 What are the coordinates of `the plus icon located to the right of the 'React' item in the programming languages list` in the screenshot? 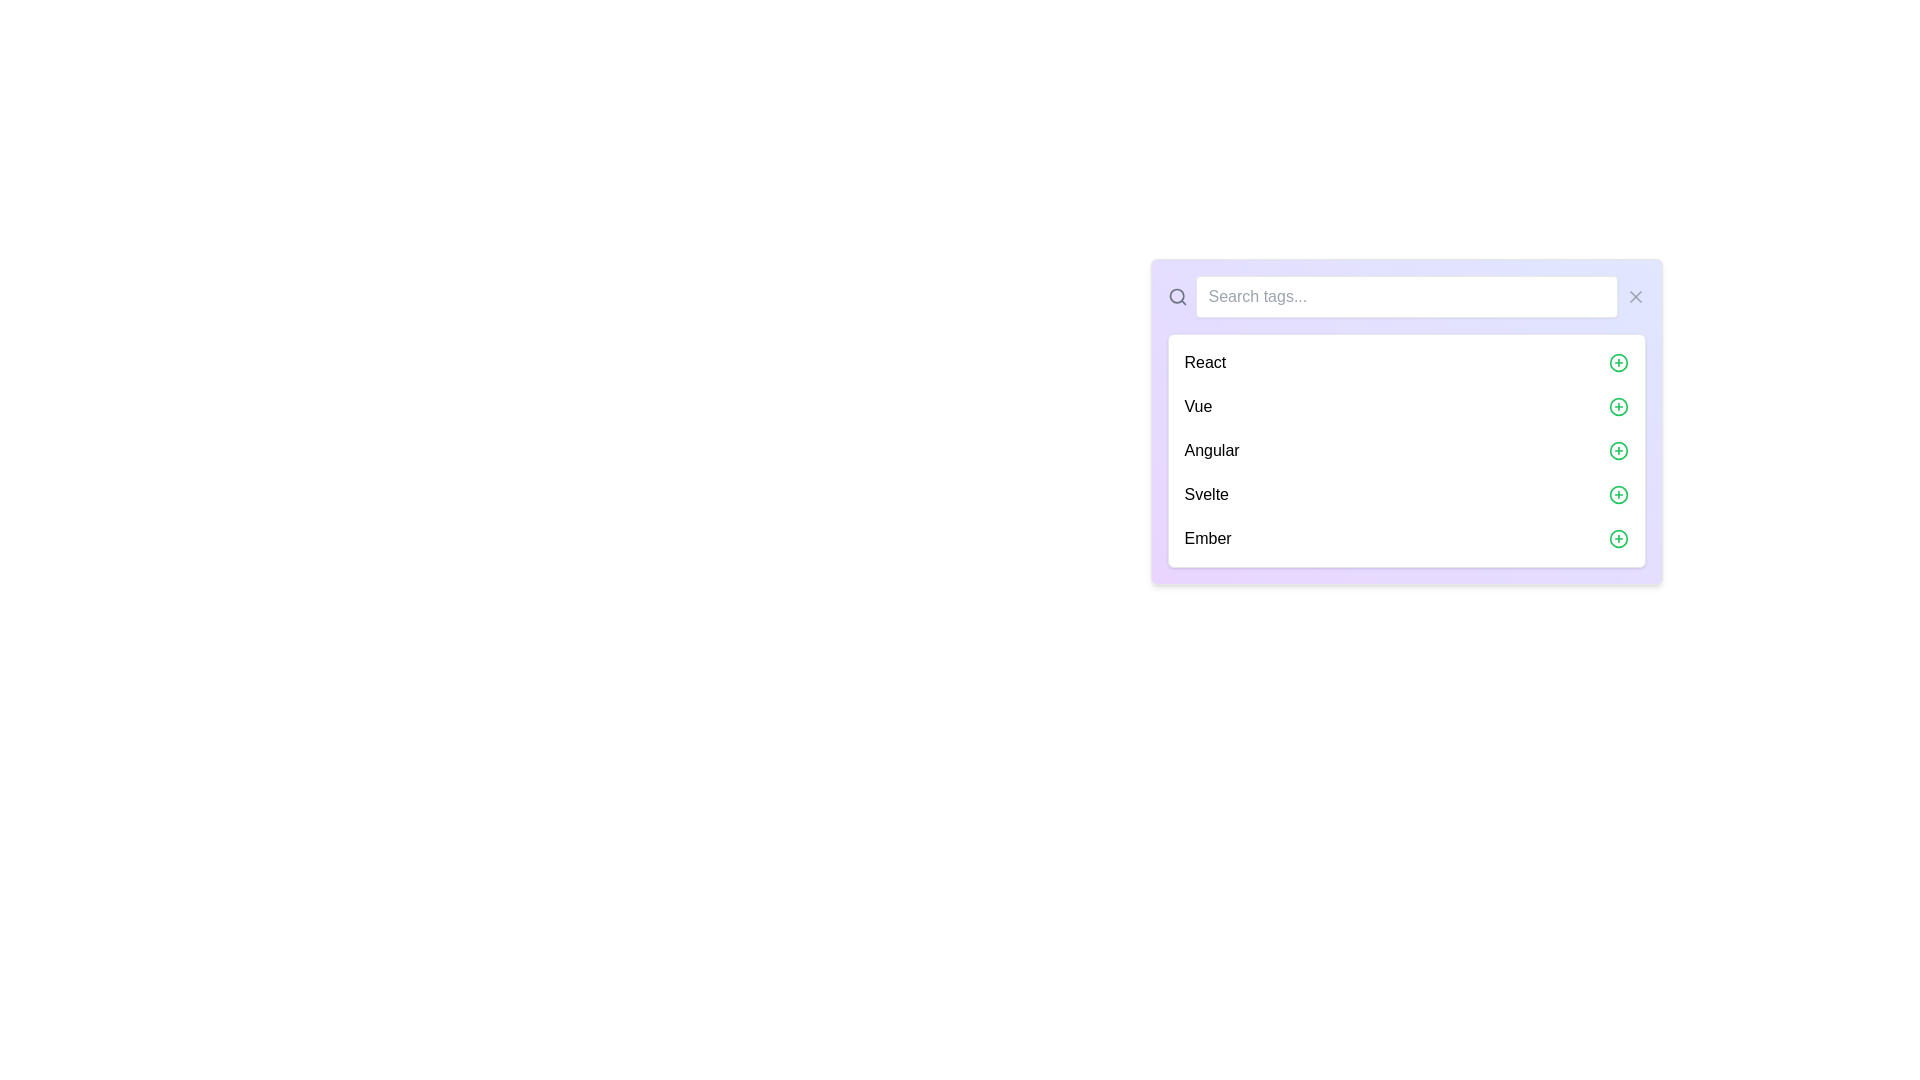 It's located at (1618, 362).